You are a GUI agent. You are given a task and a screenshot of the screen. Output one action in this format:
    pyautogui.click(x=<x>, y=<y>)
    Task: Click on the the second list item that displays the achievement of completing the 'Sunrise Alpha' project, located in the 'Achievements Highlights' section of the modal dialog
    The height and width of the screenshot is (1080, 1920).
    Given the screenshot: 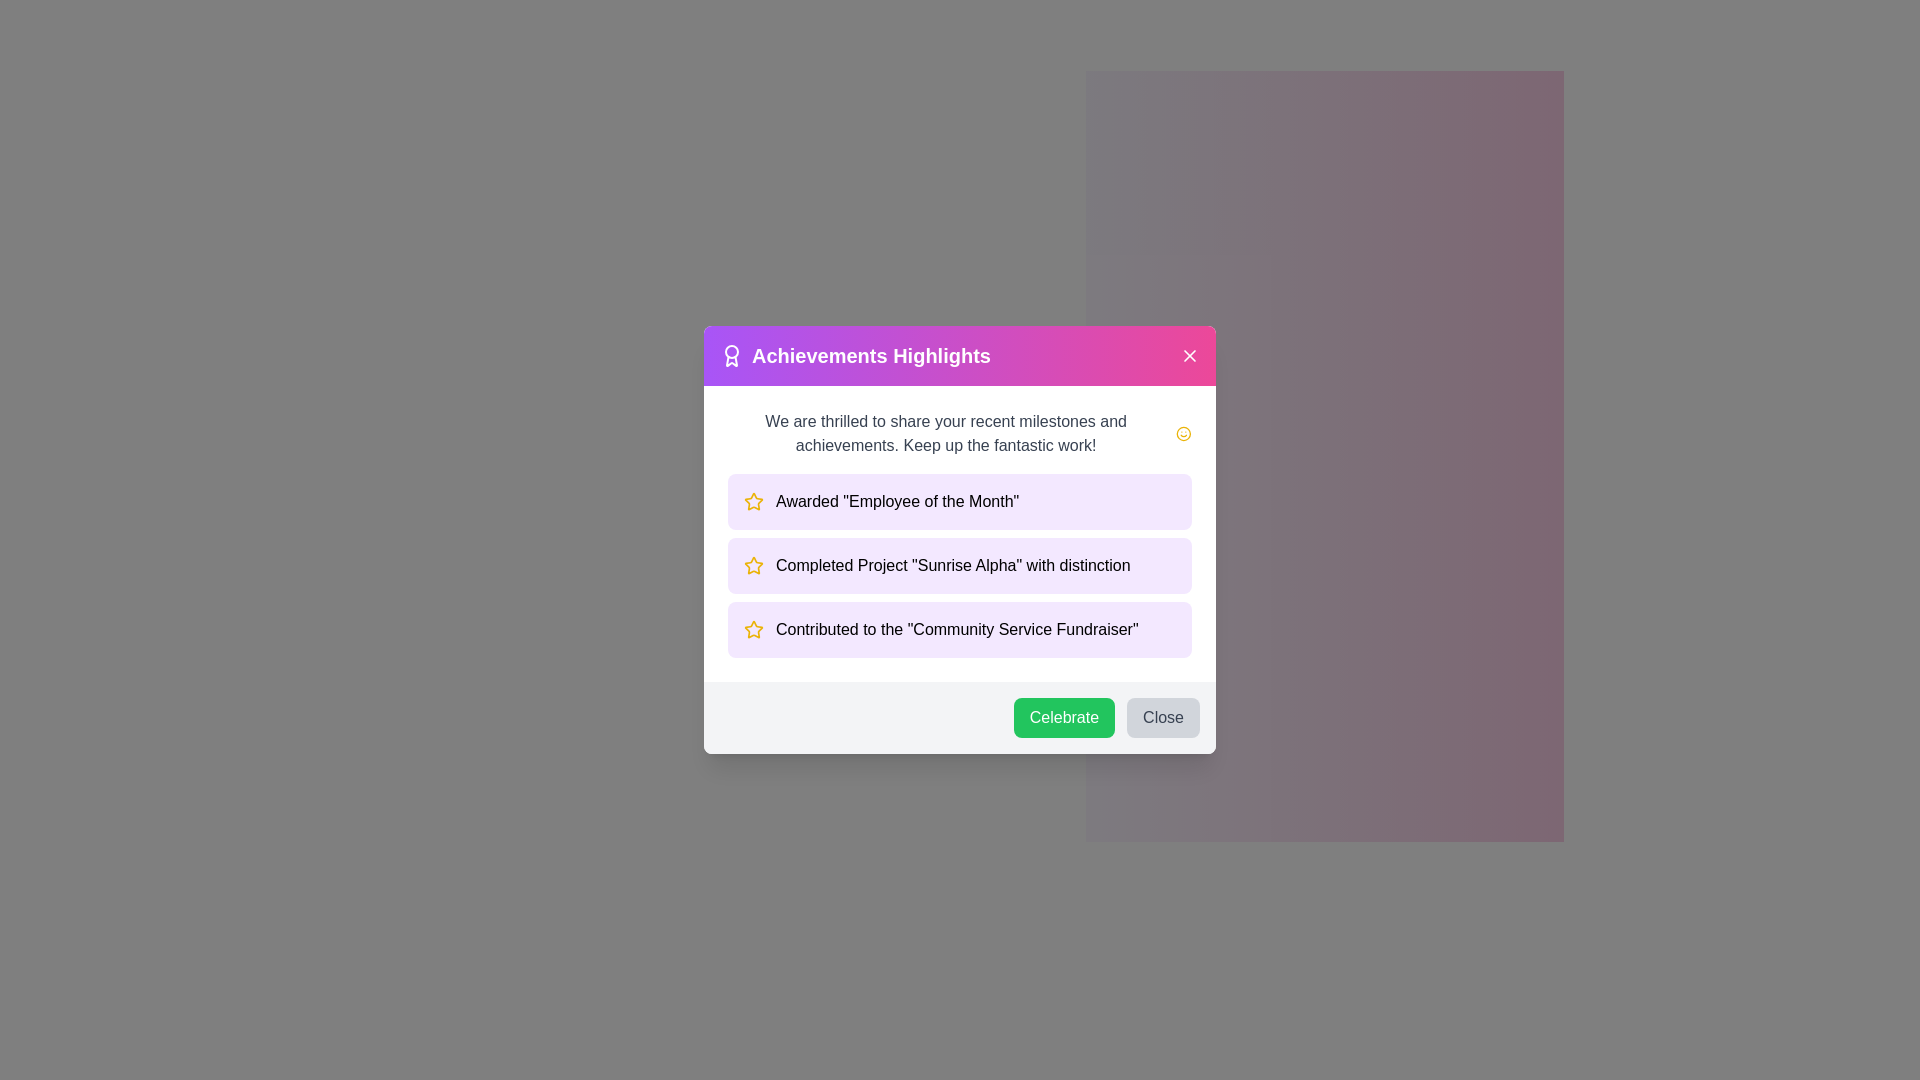 What is the action you would take?
    pyautogui.click(x=960, y=566)
    